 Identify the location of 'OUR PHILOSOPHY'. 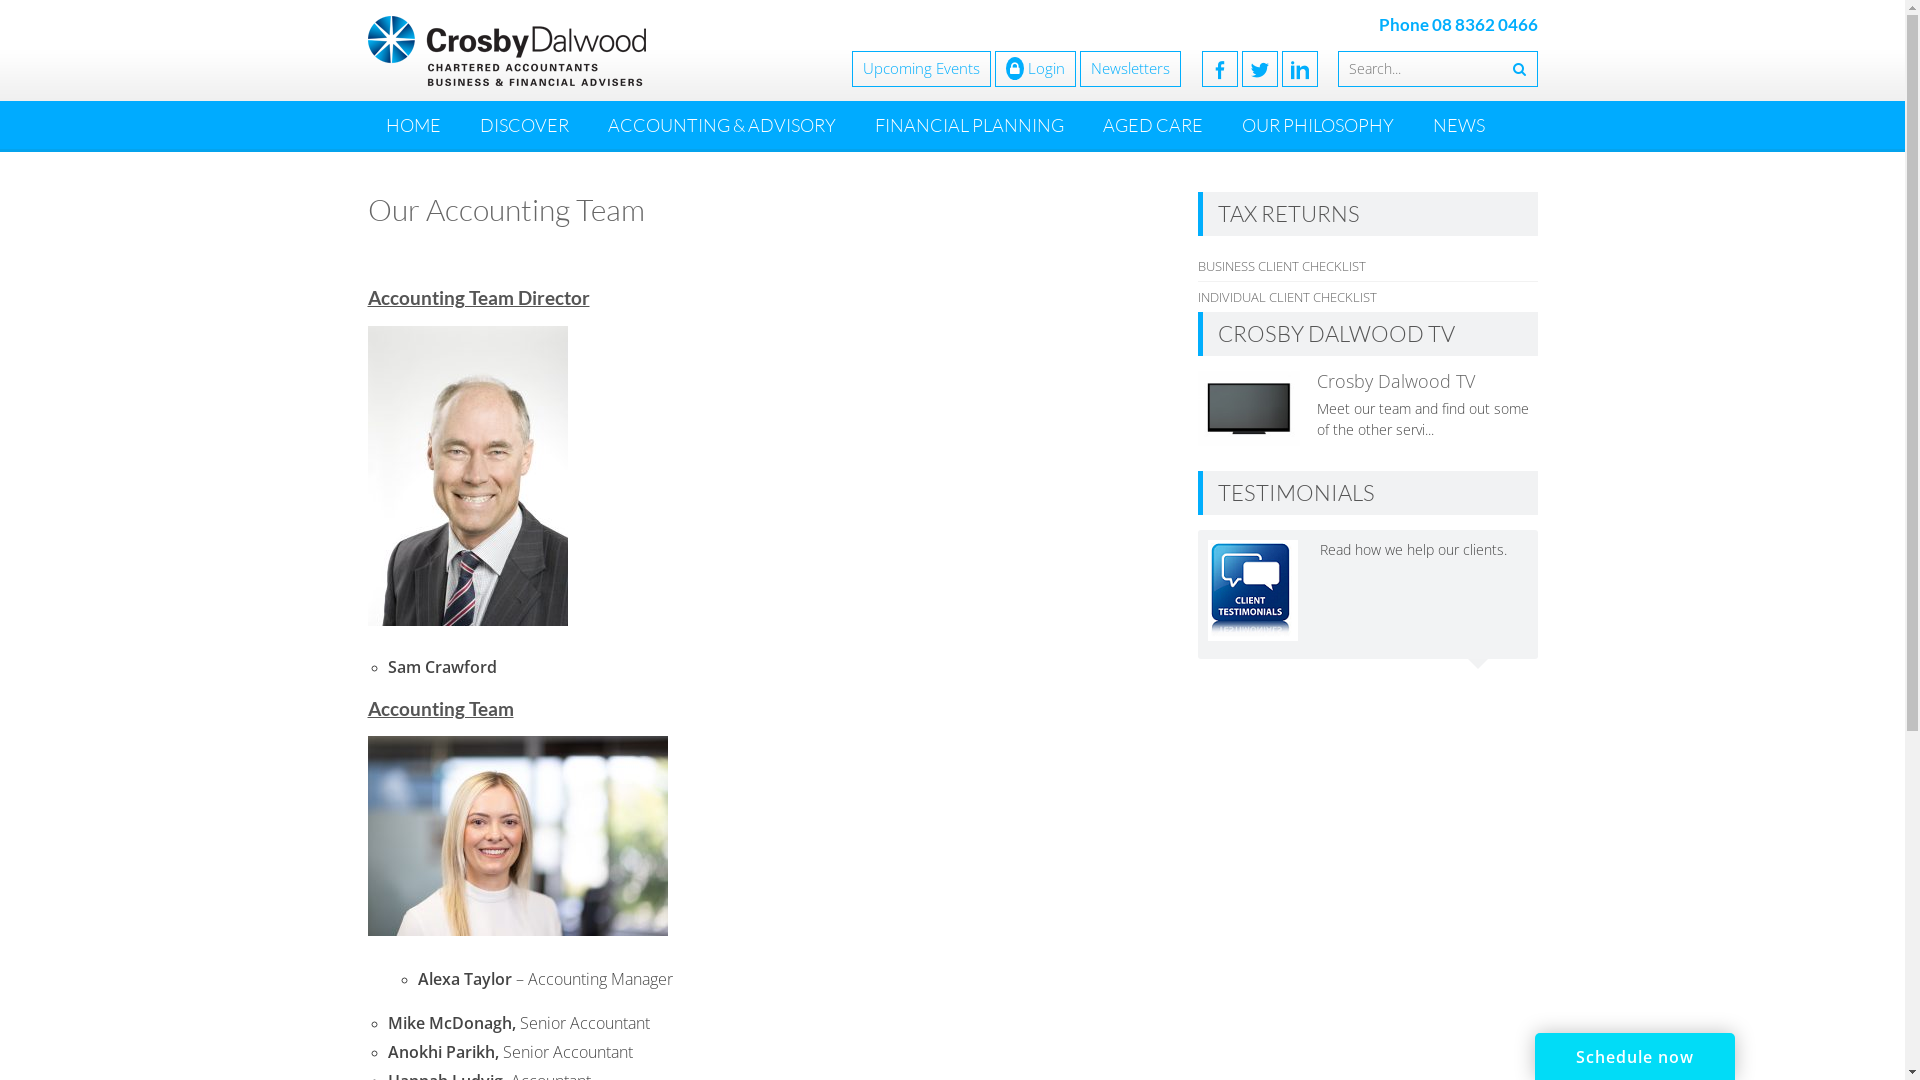
(1318, 124).